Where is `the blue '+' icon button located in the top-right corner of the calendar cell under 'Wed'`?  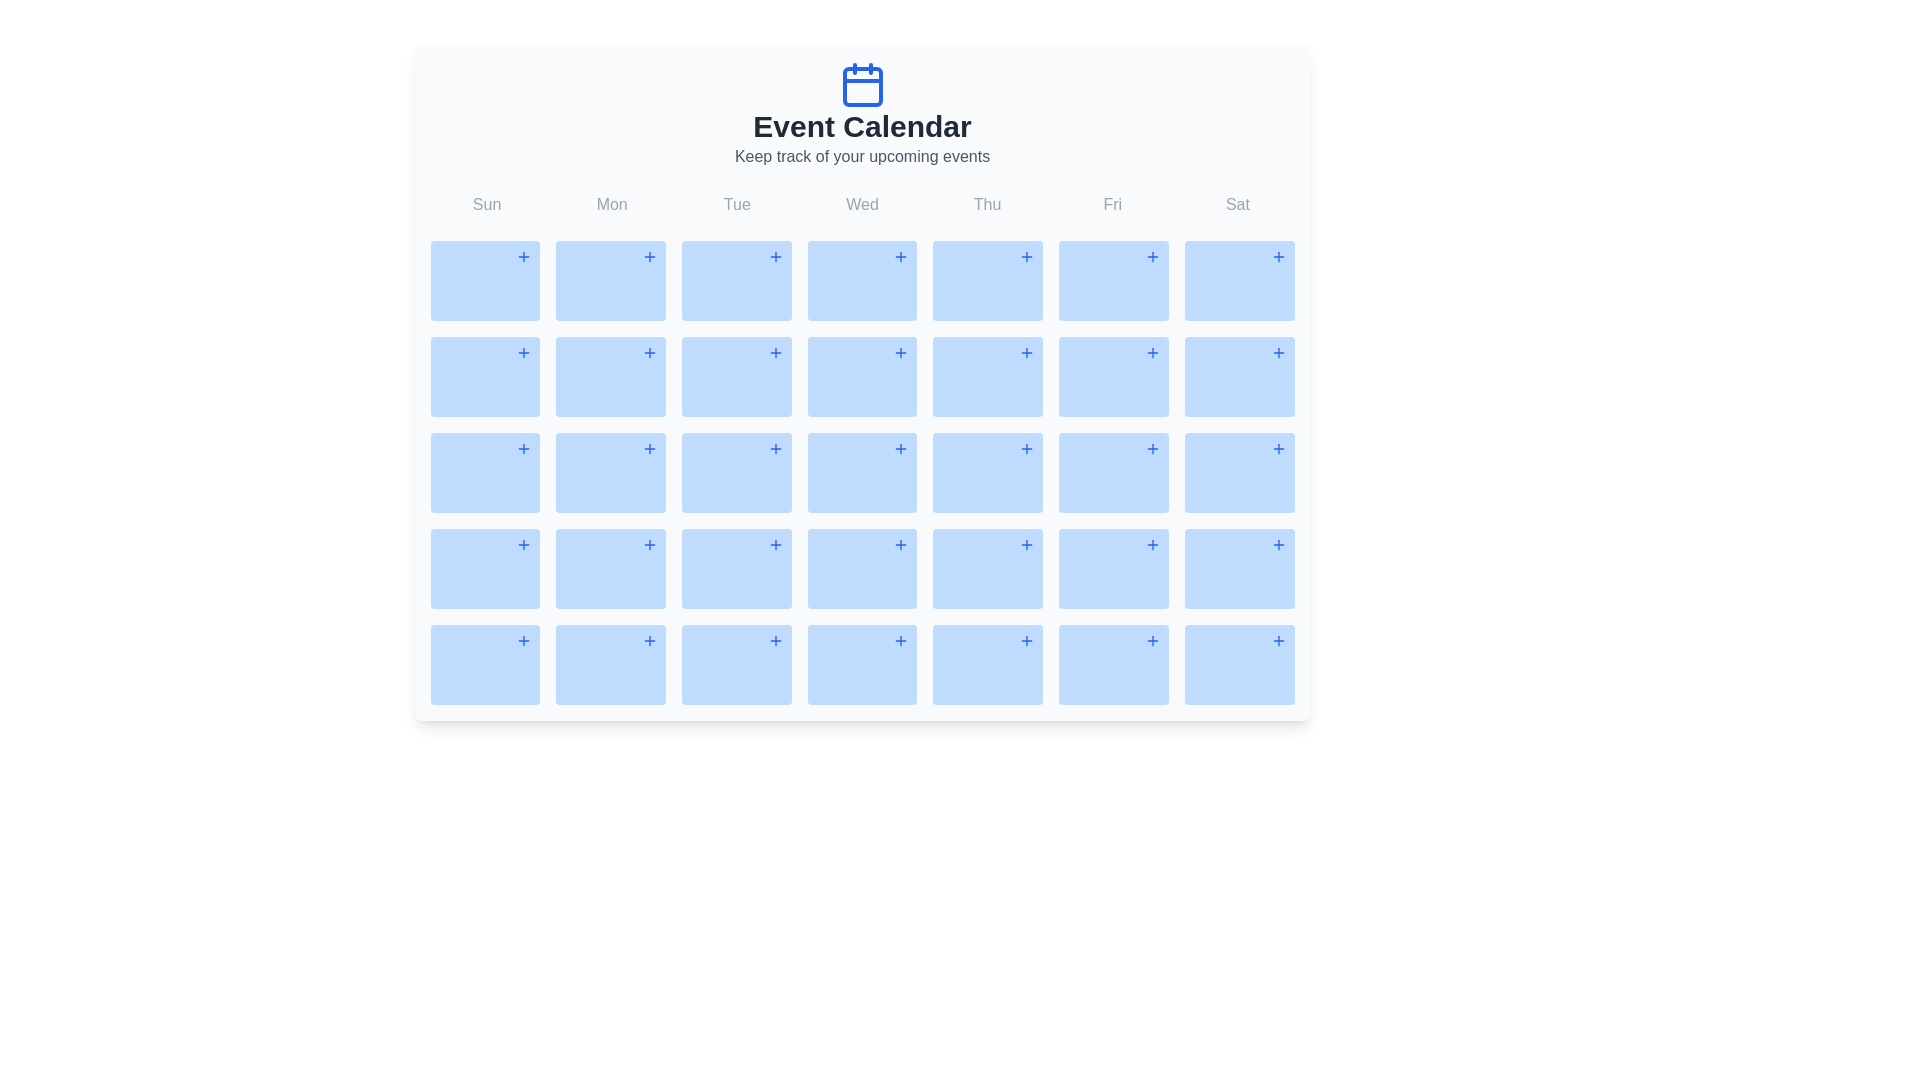 the blue '+' icon button located in the top-right corner of the calendar cell under 'Wed' is located at coordinates (900, 256).